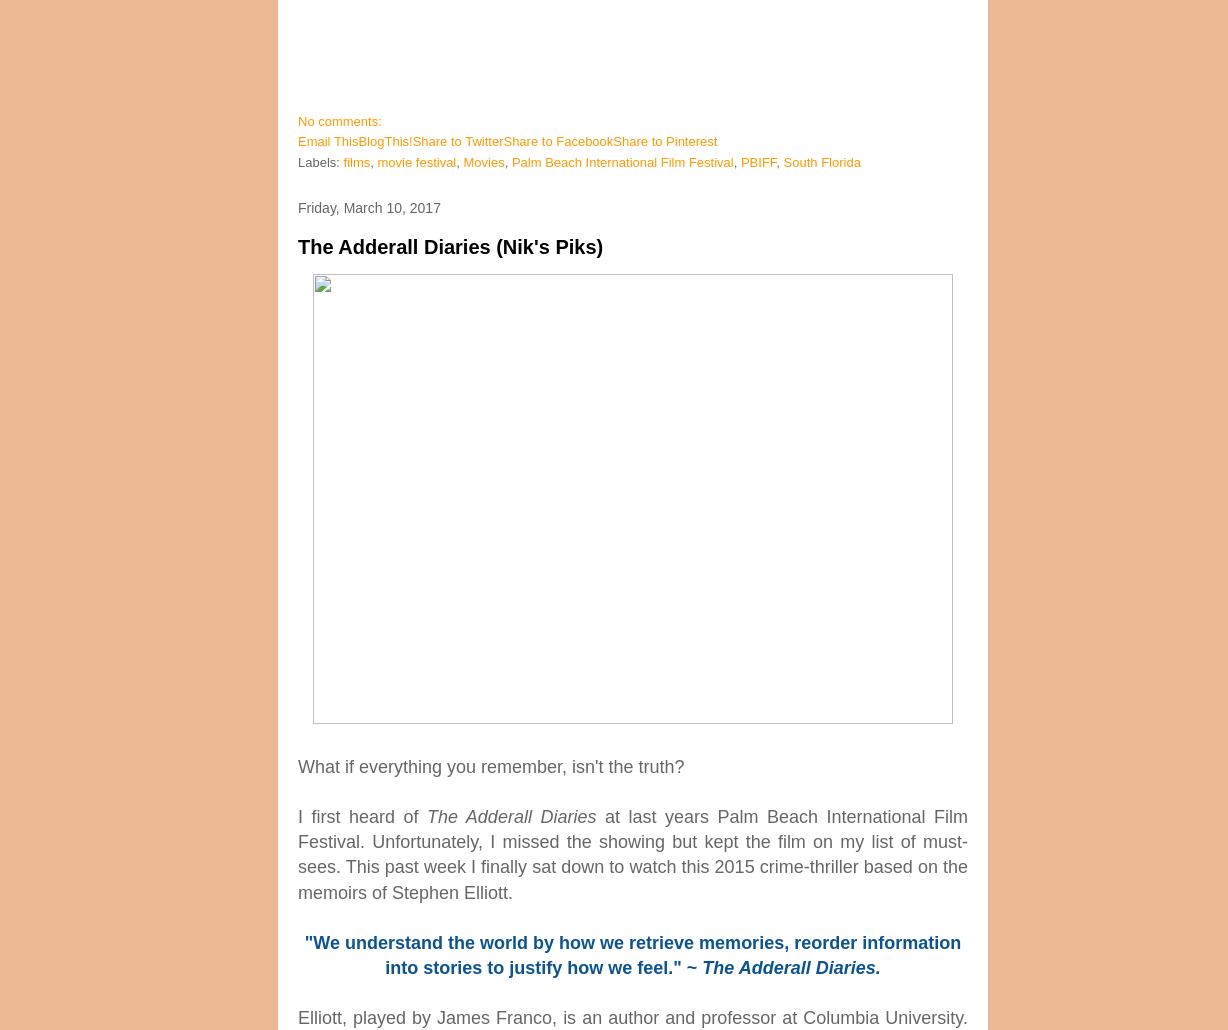 This screenshot has height=1030, width=1228. What do you see at coordinates (739, 161) in the screenshot?
I see `'PBIFF'` at bounding box center [739, 161].